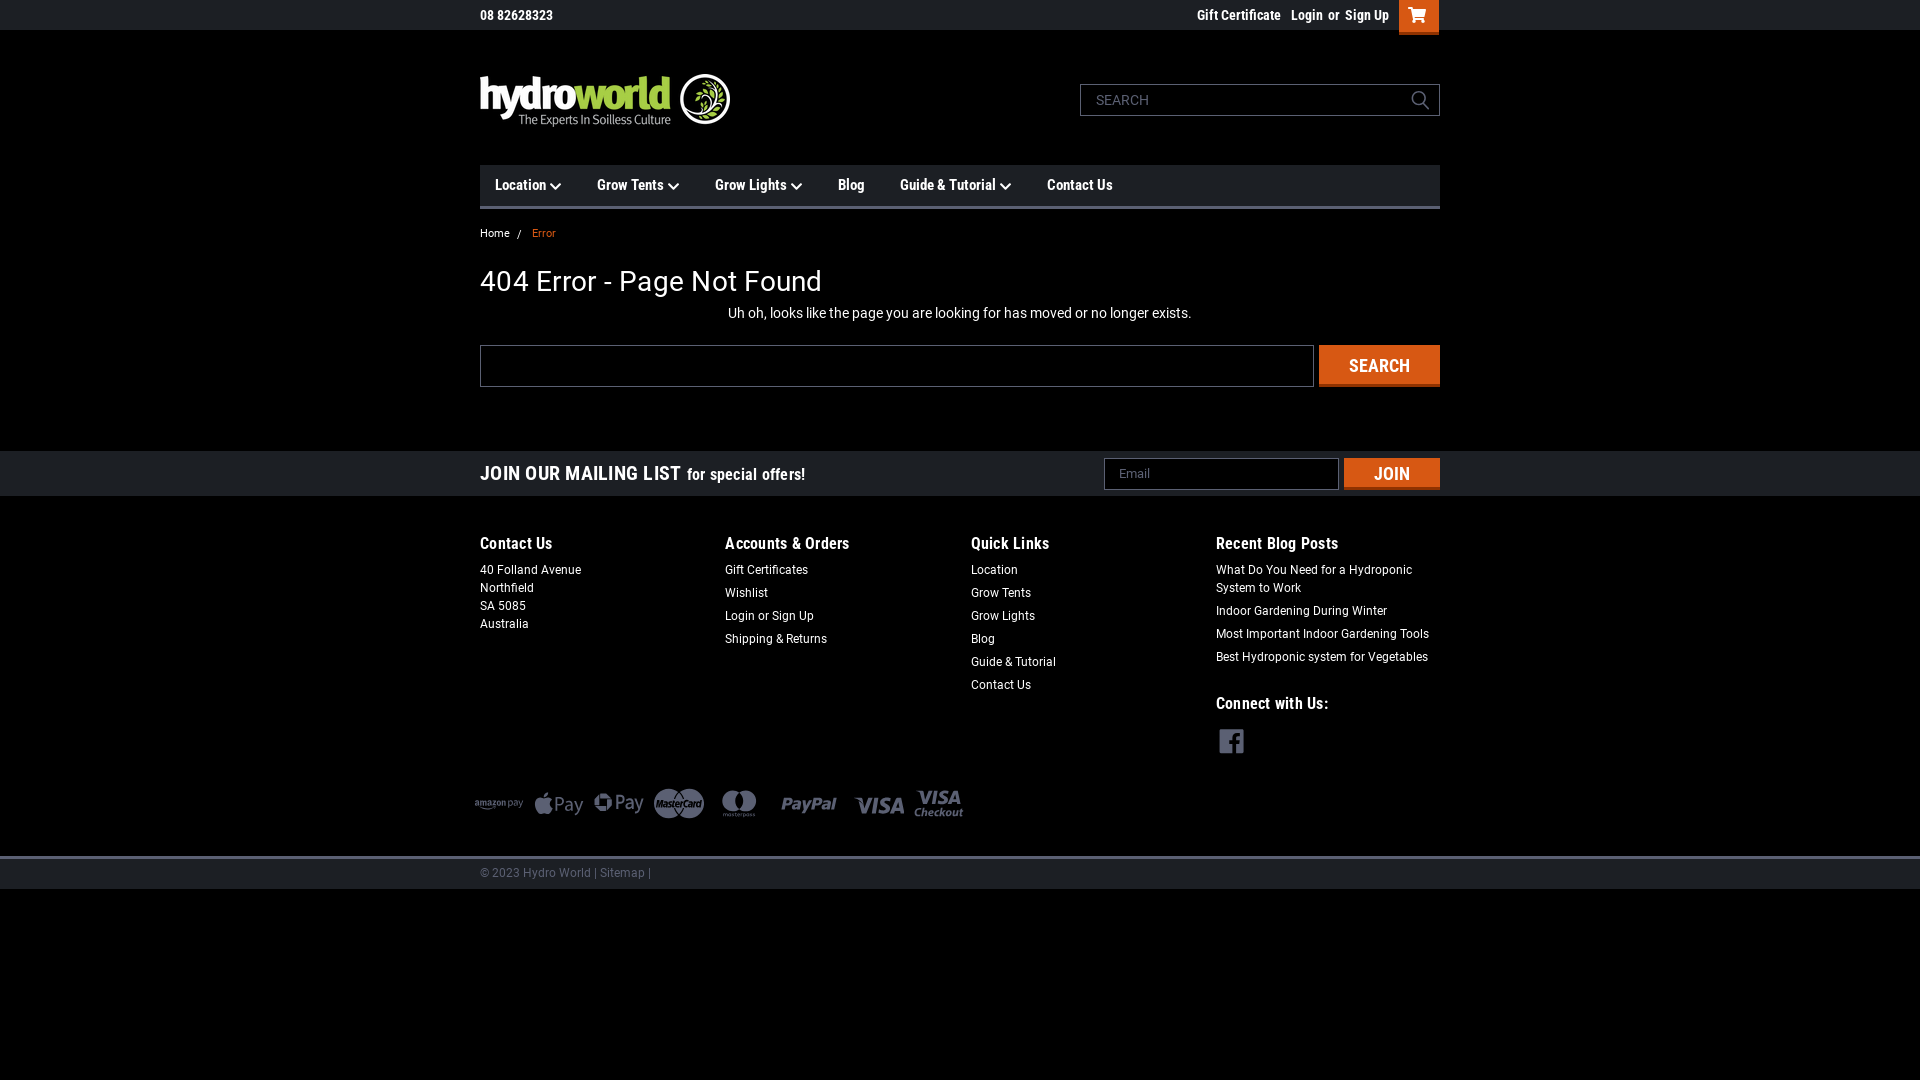 The height and width of the screenshot is (1080, 1920). I want to click on 'Best Hydroponic system for Vegetables', so click(1321, 656).